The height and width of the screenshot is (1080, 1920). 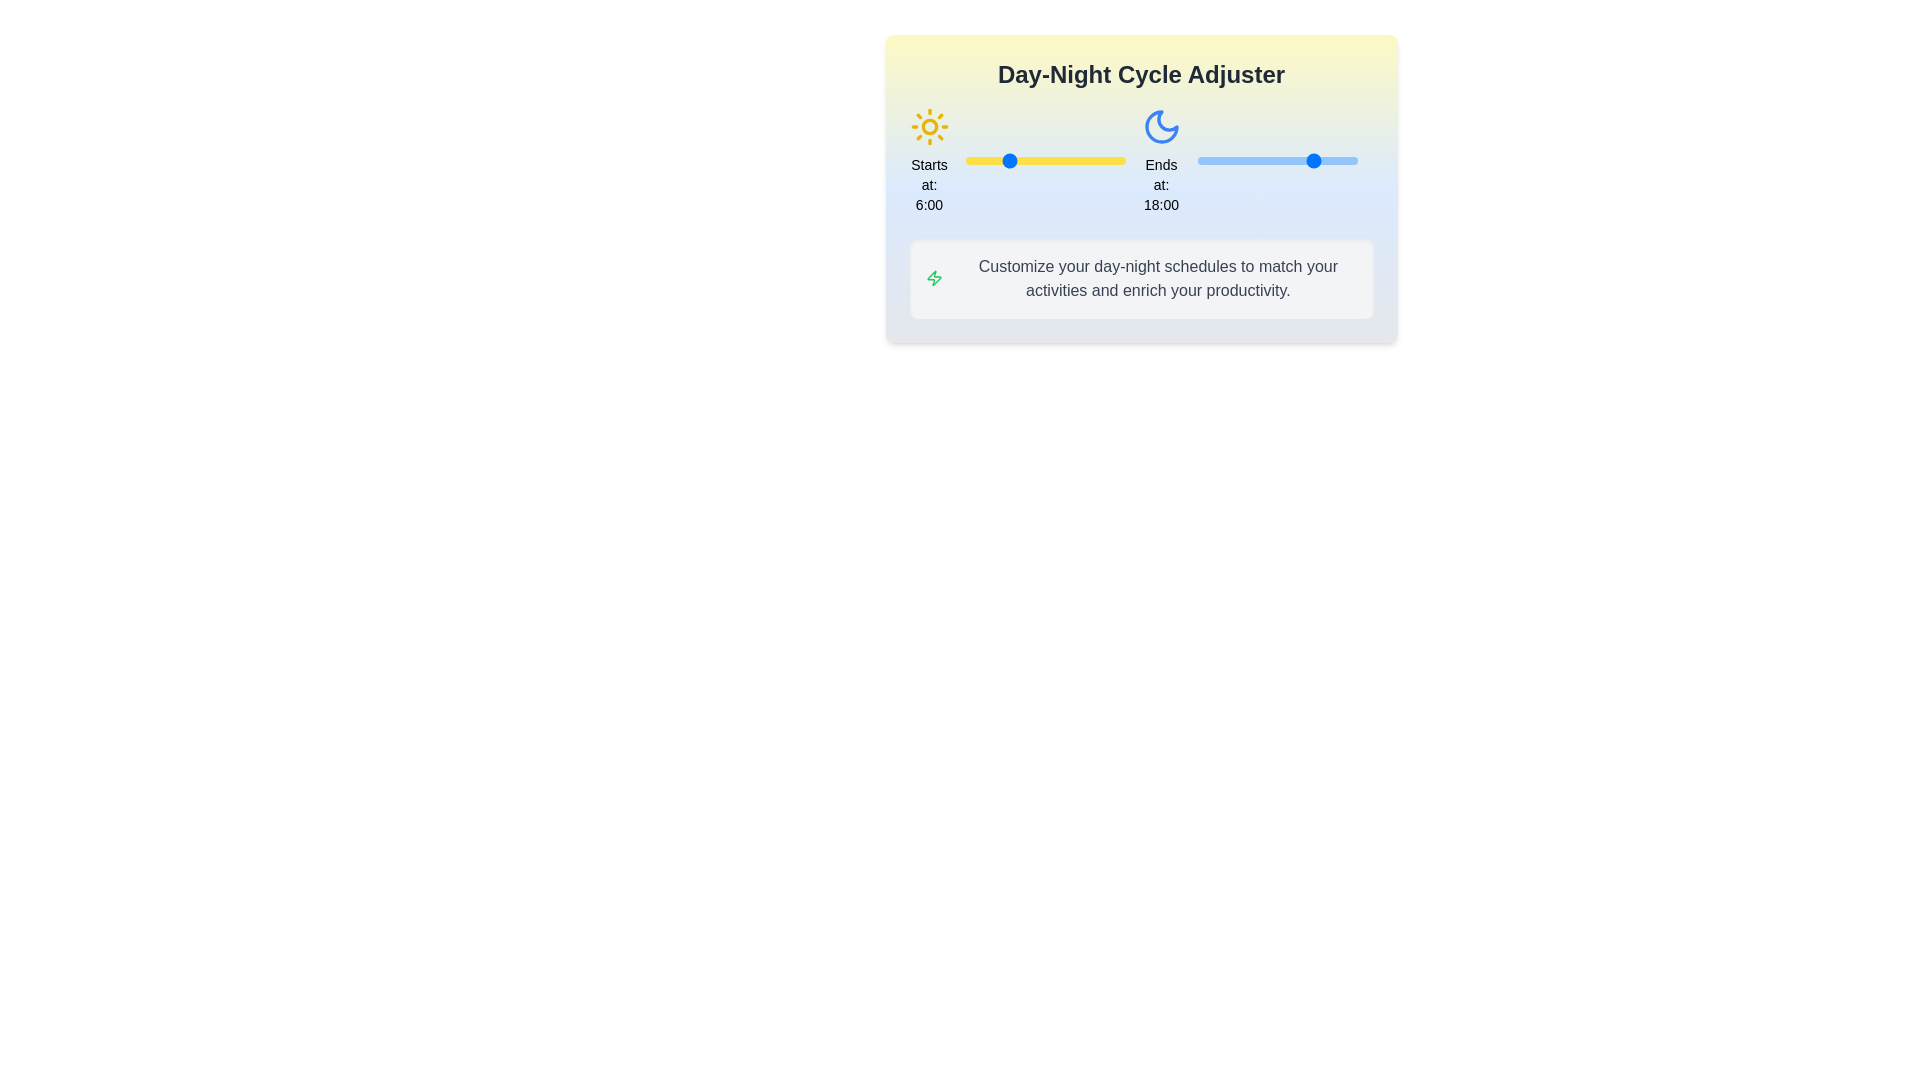 I want to click on the start time of the day cycle to 0 hours using the left slider, so click(x=965, y=160).